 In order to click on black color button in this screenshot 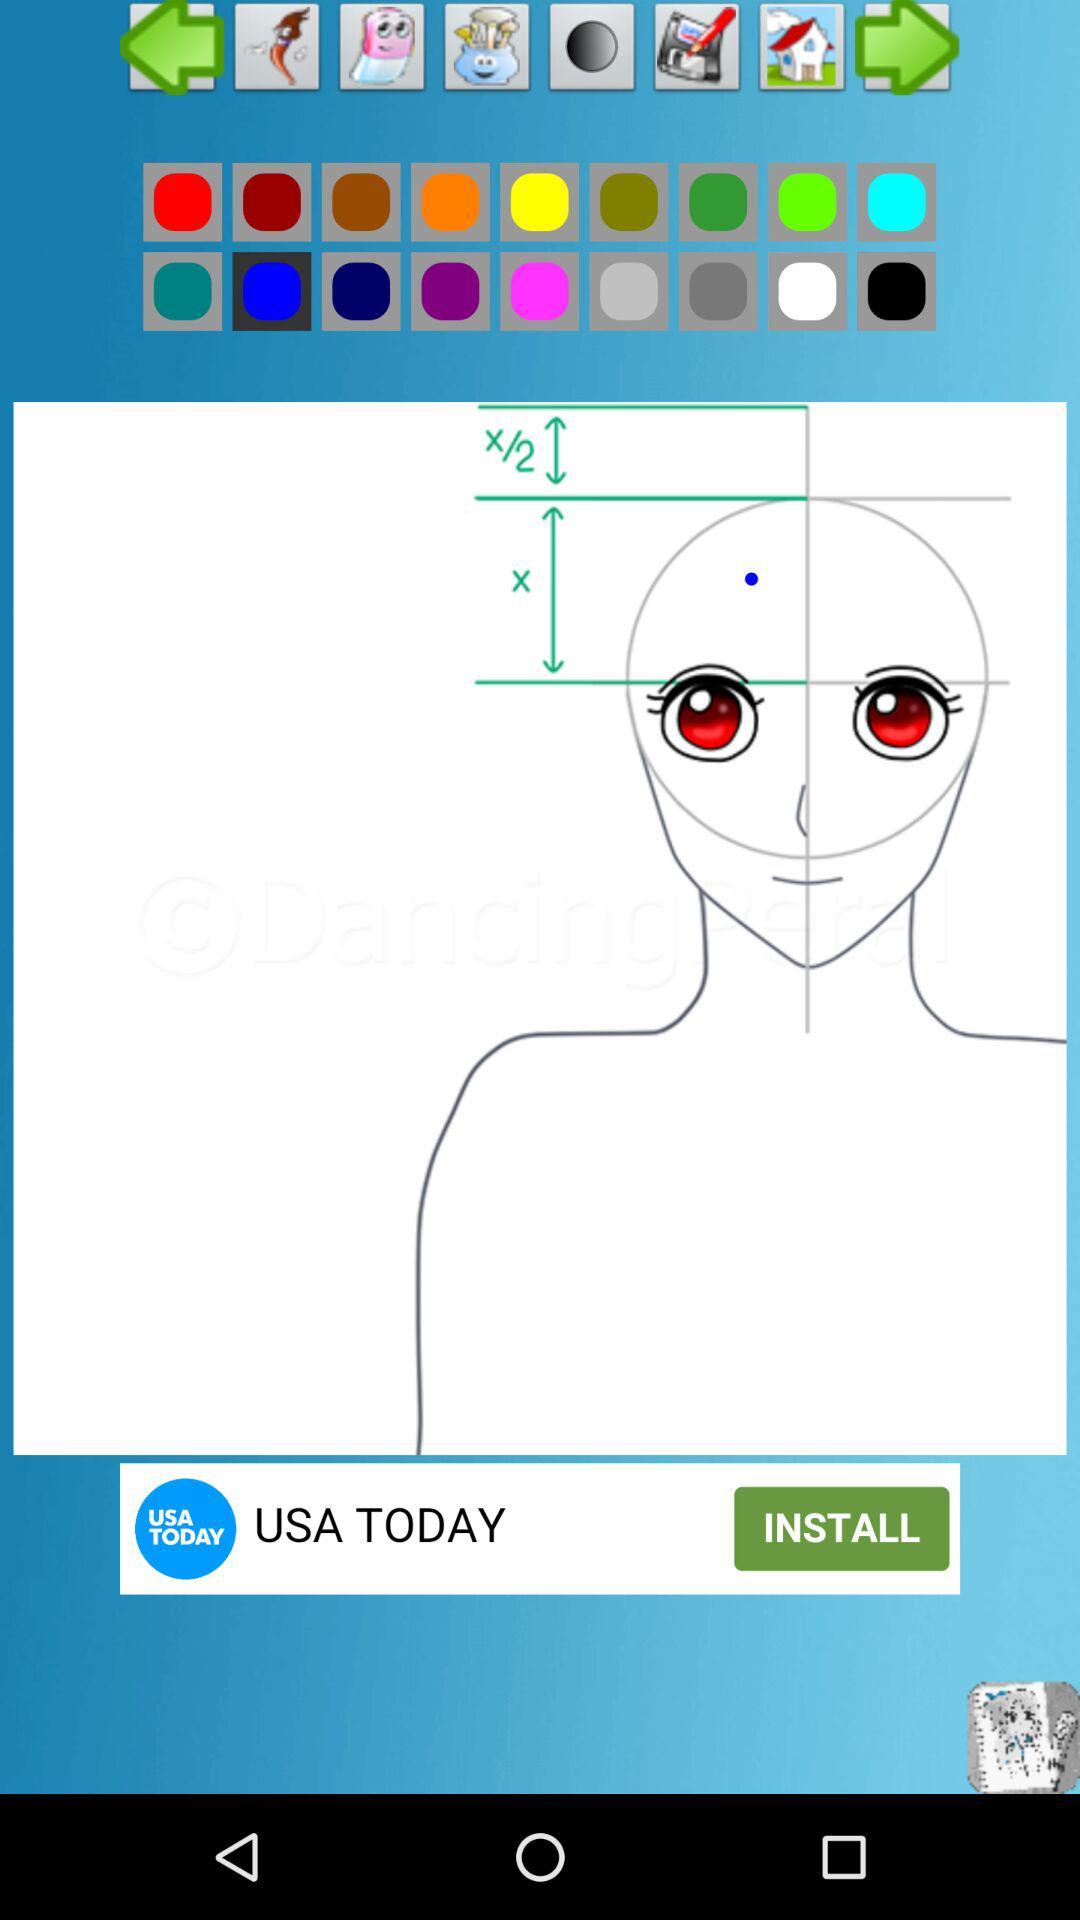, I will do `click(895, 290)`.